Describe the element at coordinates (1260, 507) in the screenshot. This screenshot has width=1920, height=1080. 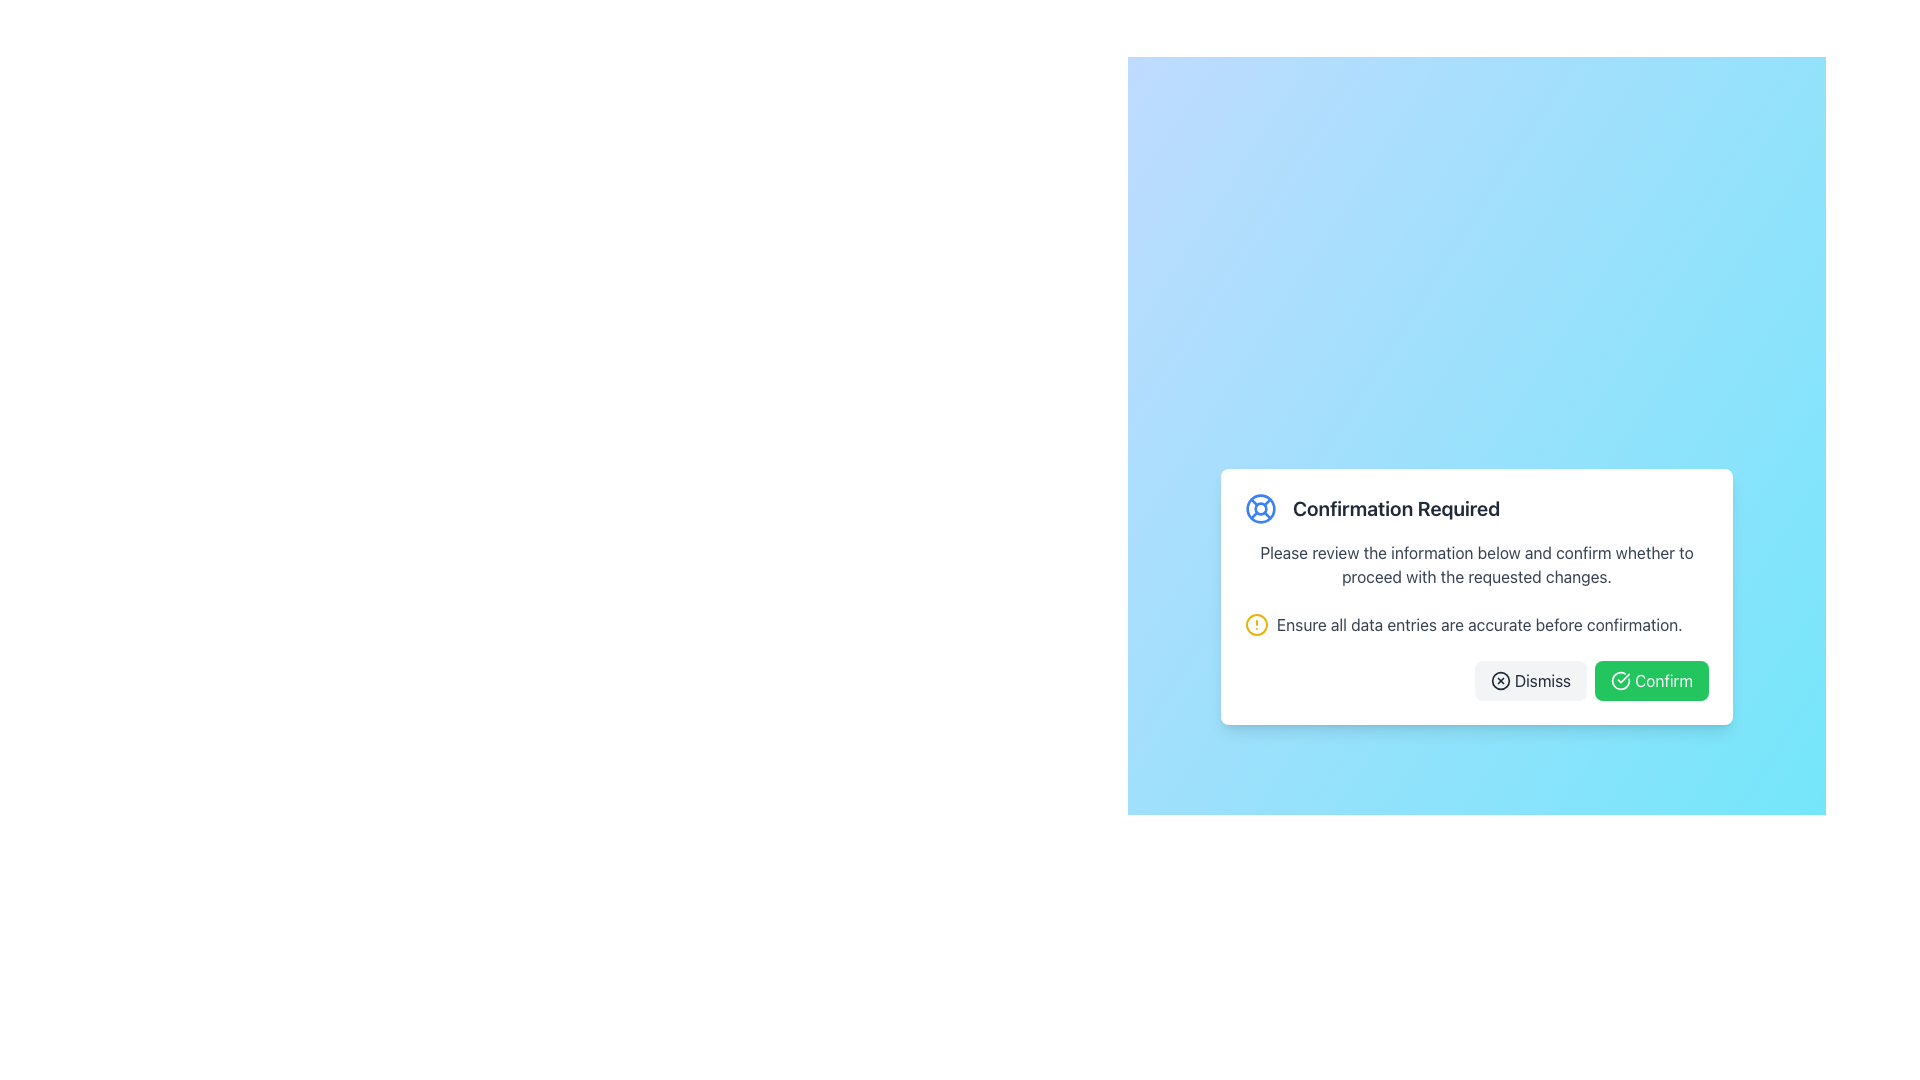
I see `the central circular component of the lifebuoy icon, which symbolizes support or safety, located near the top-left corner of the confirmation message box` at that location.